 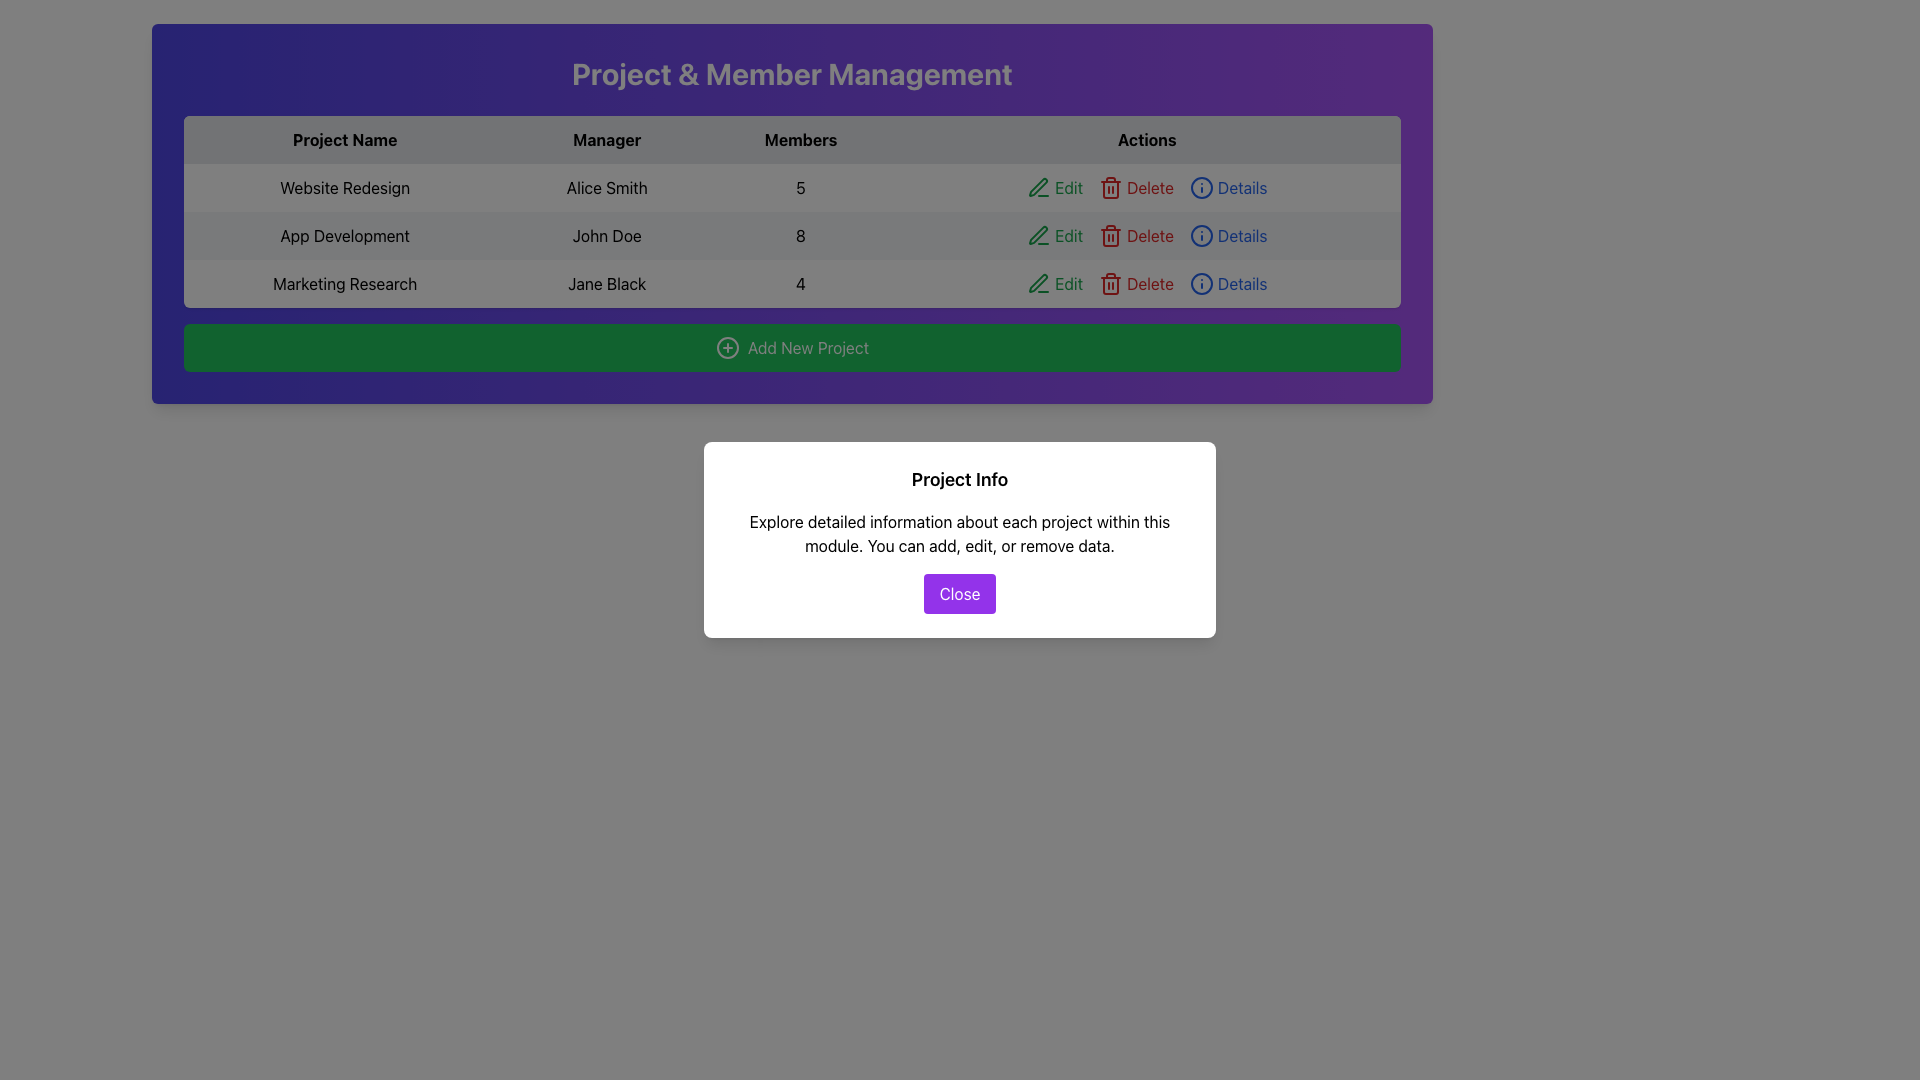 I want to click on the trash can icon representing the delete function in the Actions column of the third row under the Project & Member Management section, so click(x=1110, y=284).